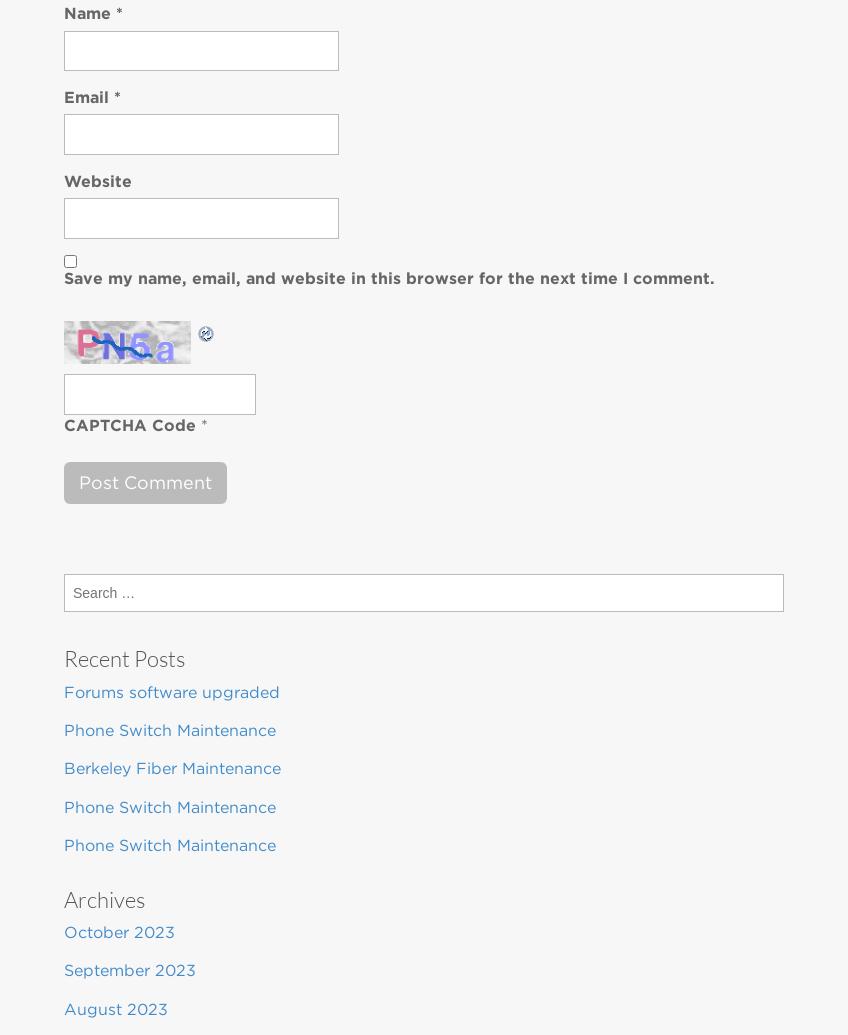  I want to click on 'CAPTCHA Code', so click(128, 424).